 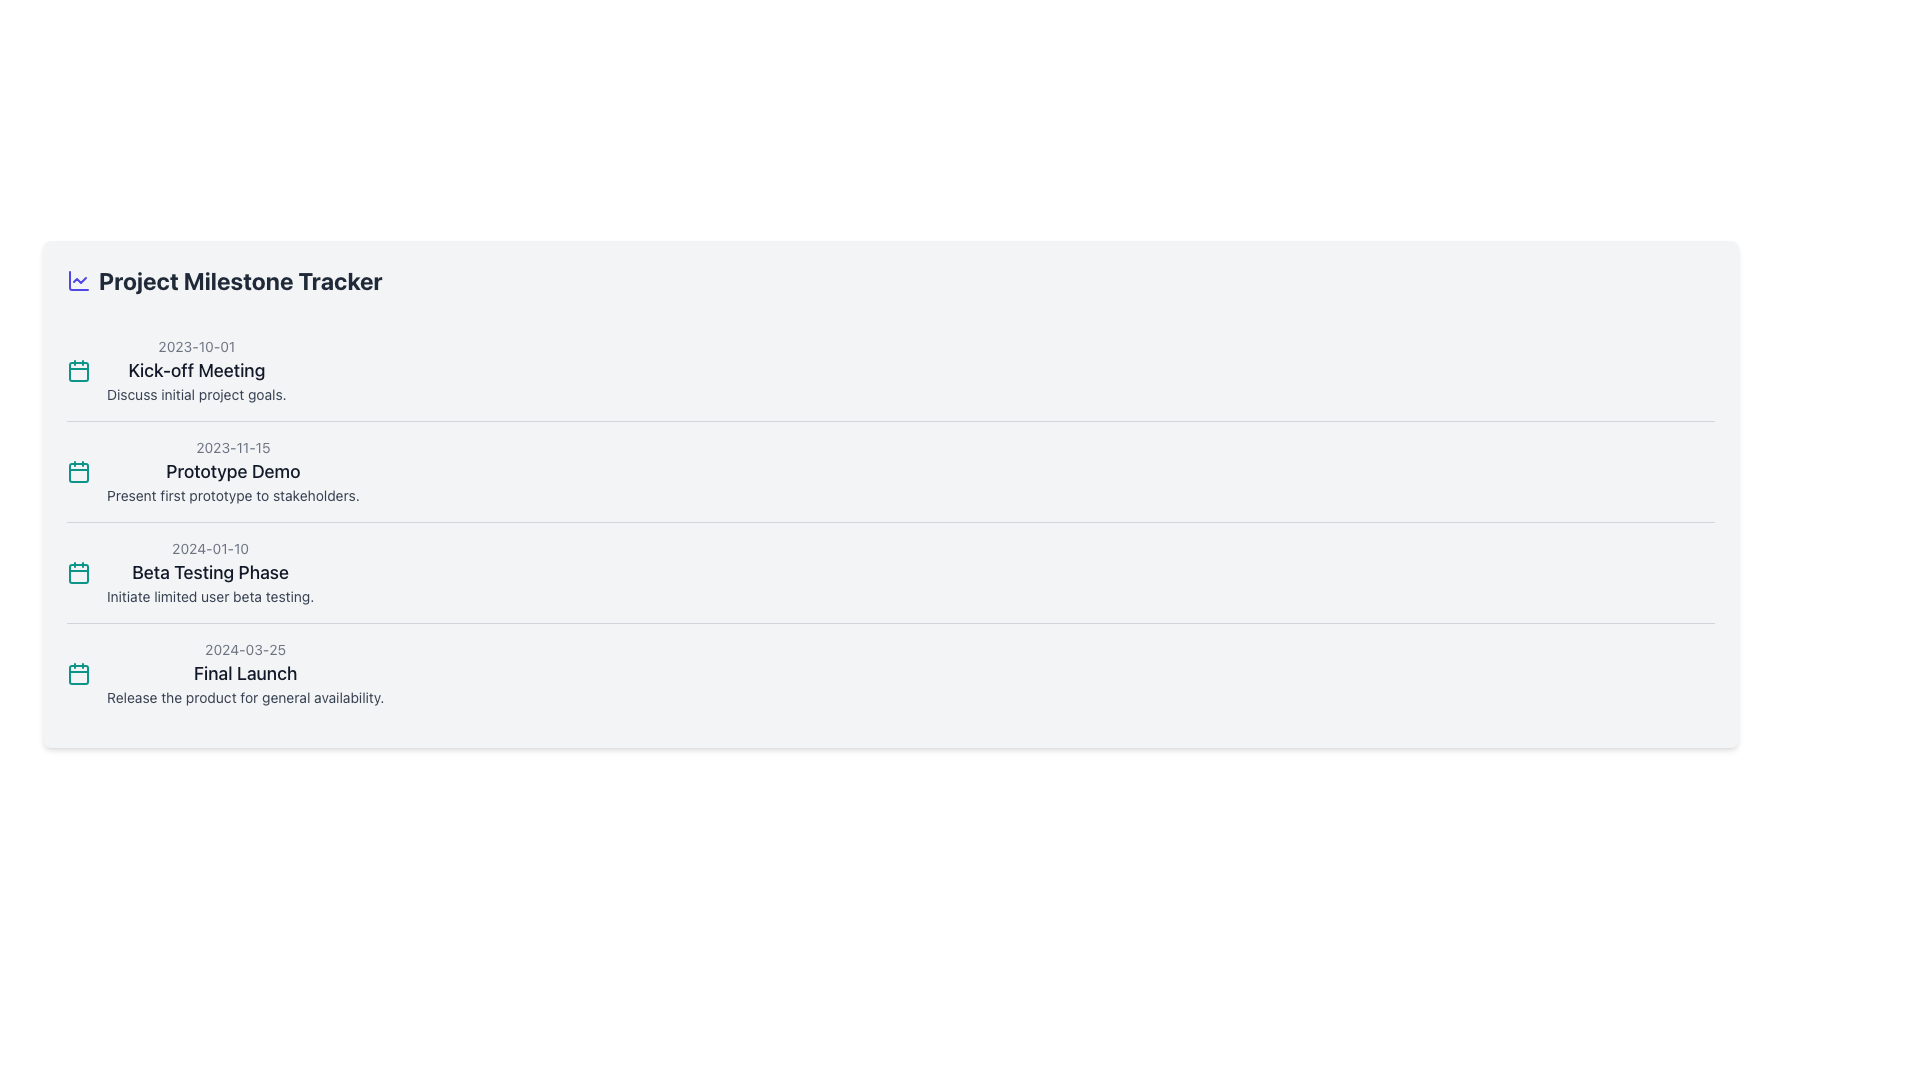 I want to click on the teal calendar icon at the start of the 'Beta Testing Phase' milestone entry, positioned to the left of the date '2024-01-10', so click(x=78, y=573).